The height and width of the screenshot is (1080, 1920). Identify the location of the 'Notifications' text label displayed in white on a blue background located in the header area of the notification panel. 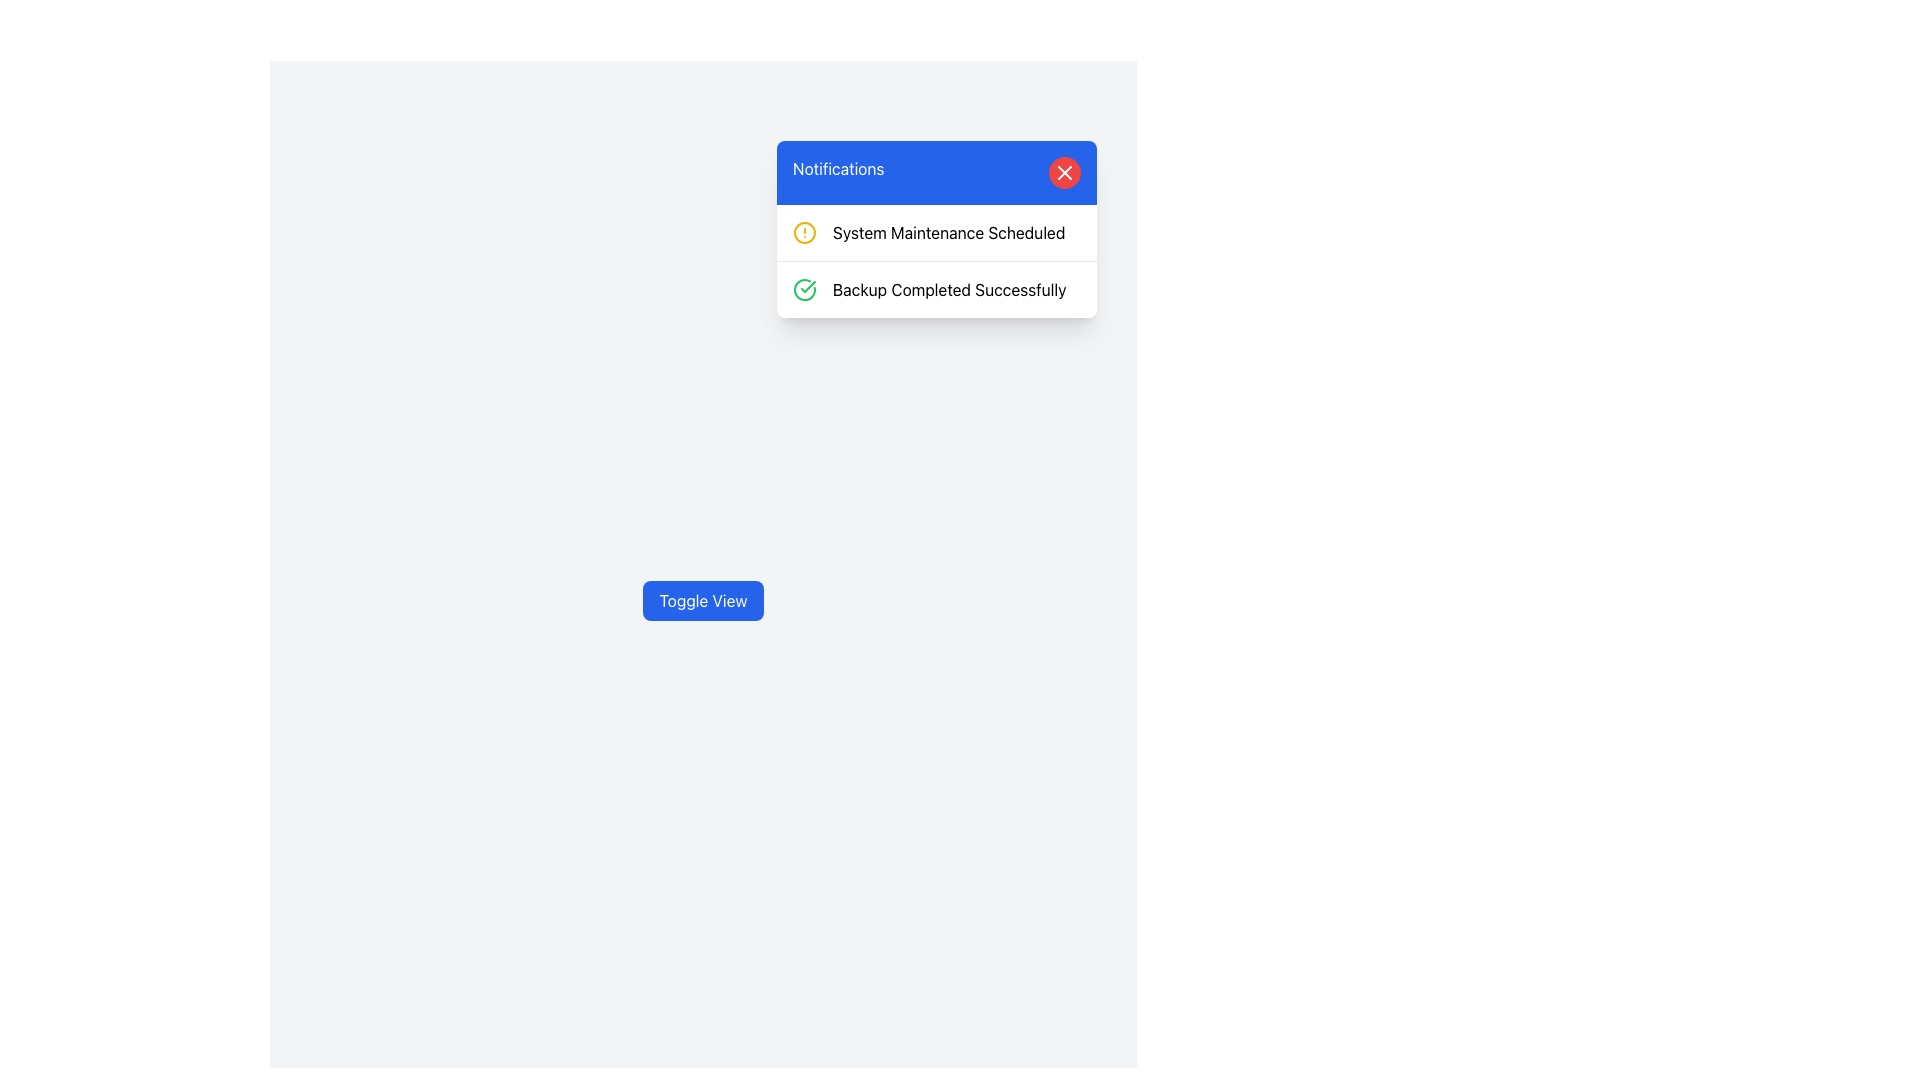
(838, 172).